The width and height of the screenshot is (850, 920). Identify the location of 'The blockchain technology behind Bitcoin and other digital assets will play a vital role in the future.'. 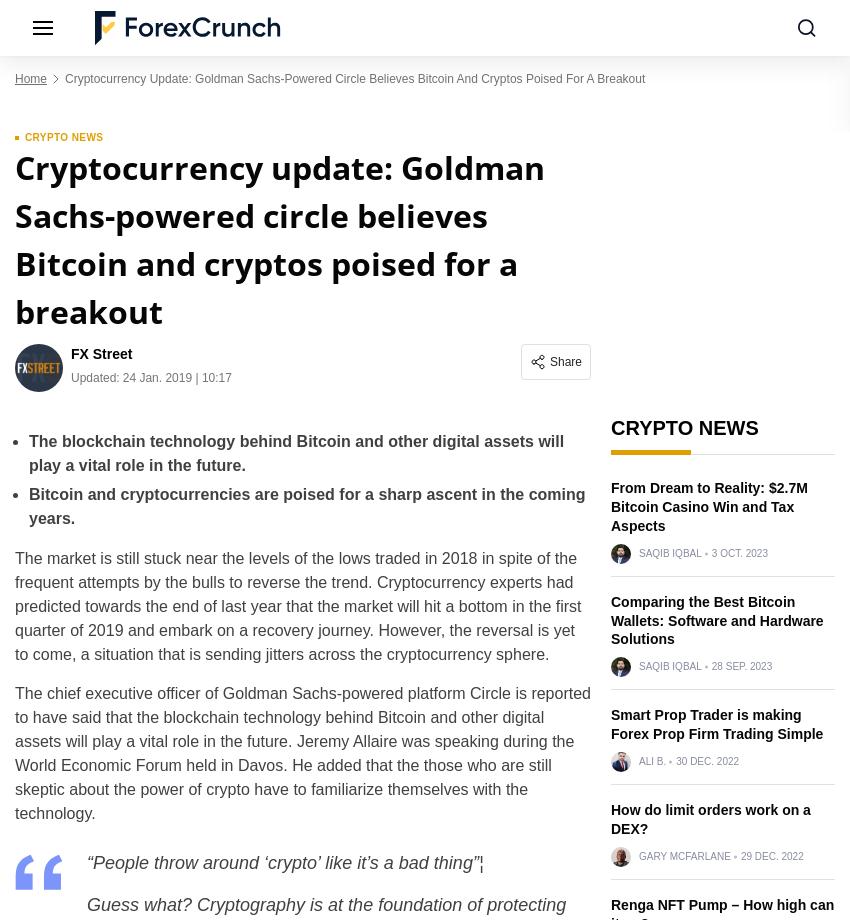
(295, 452).